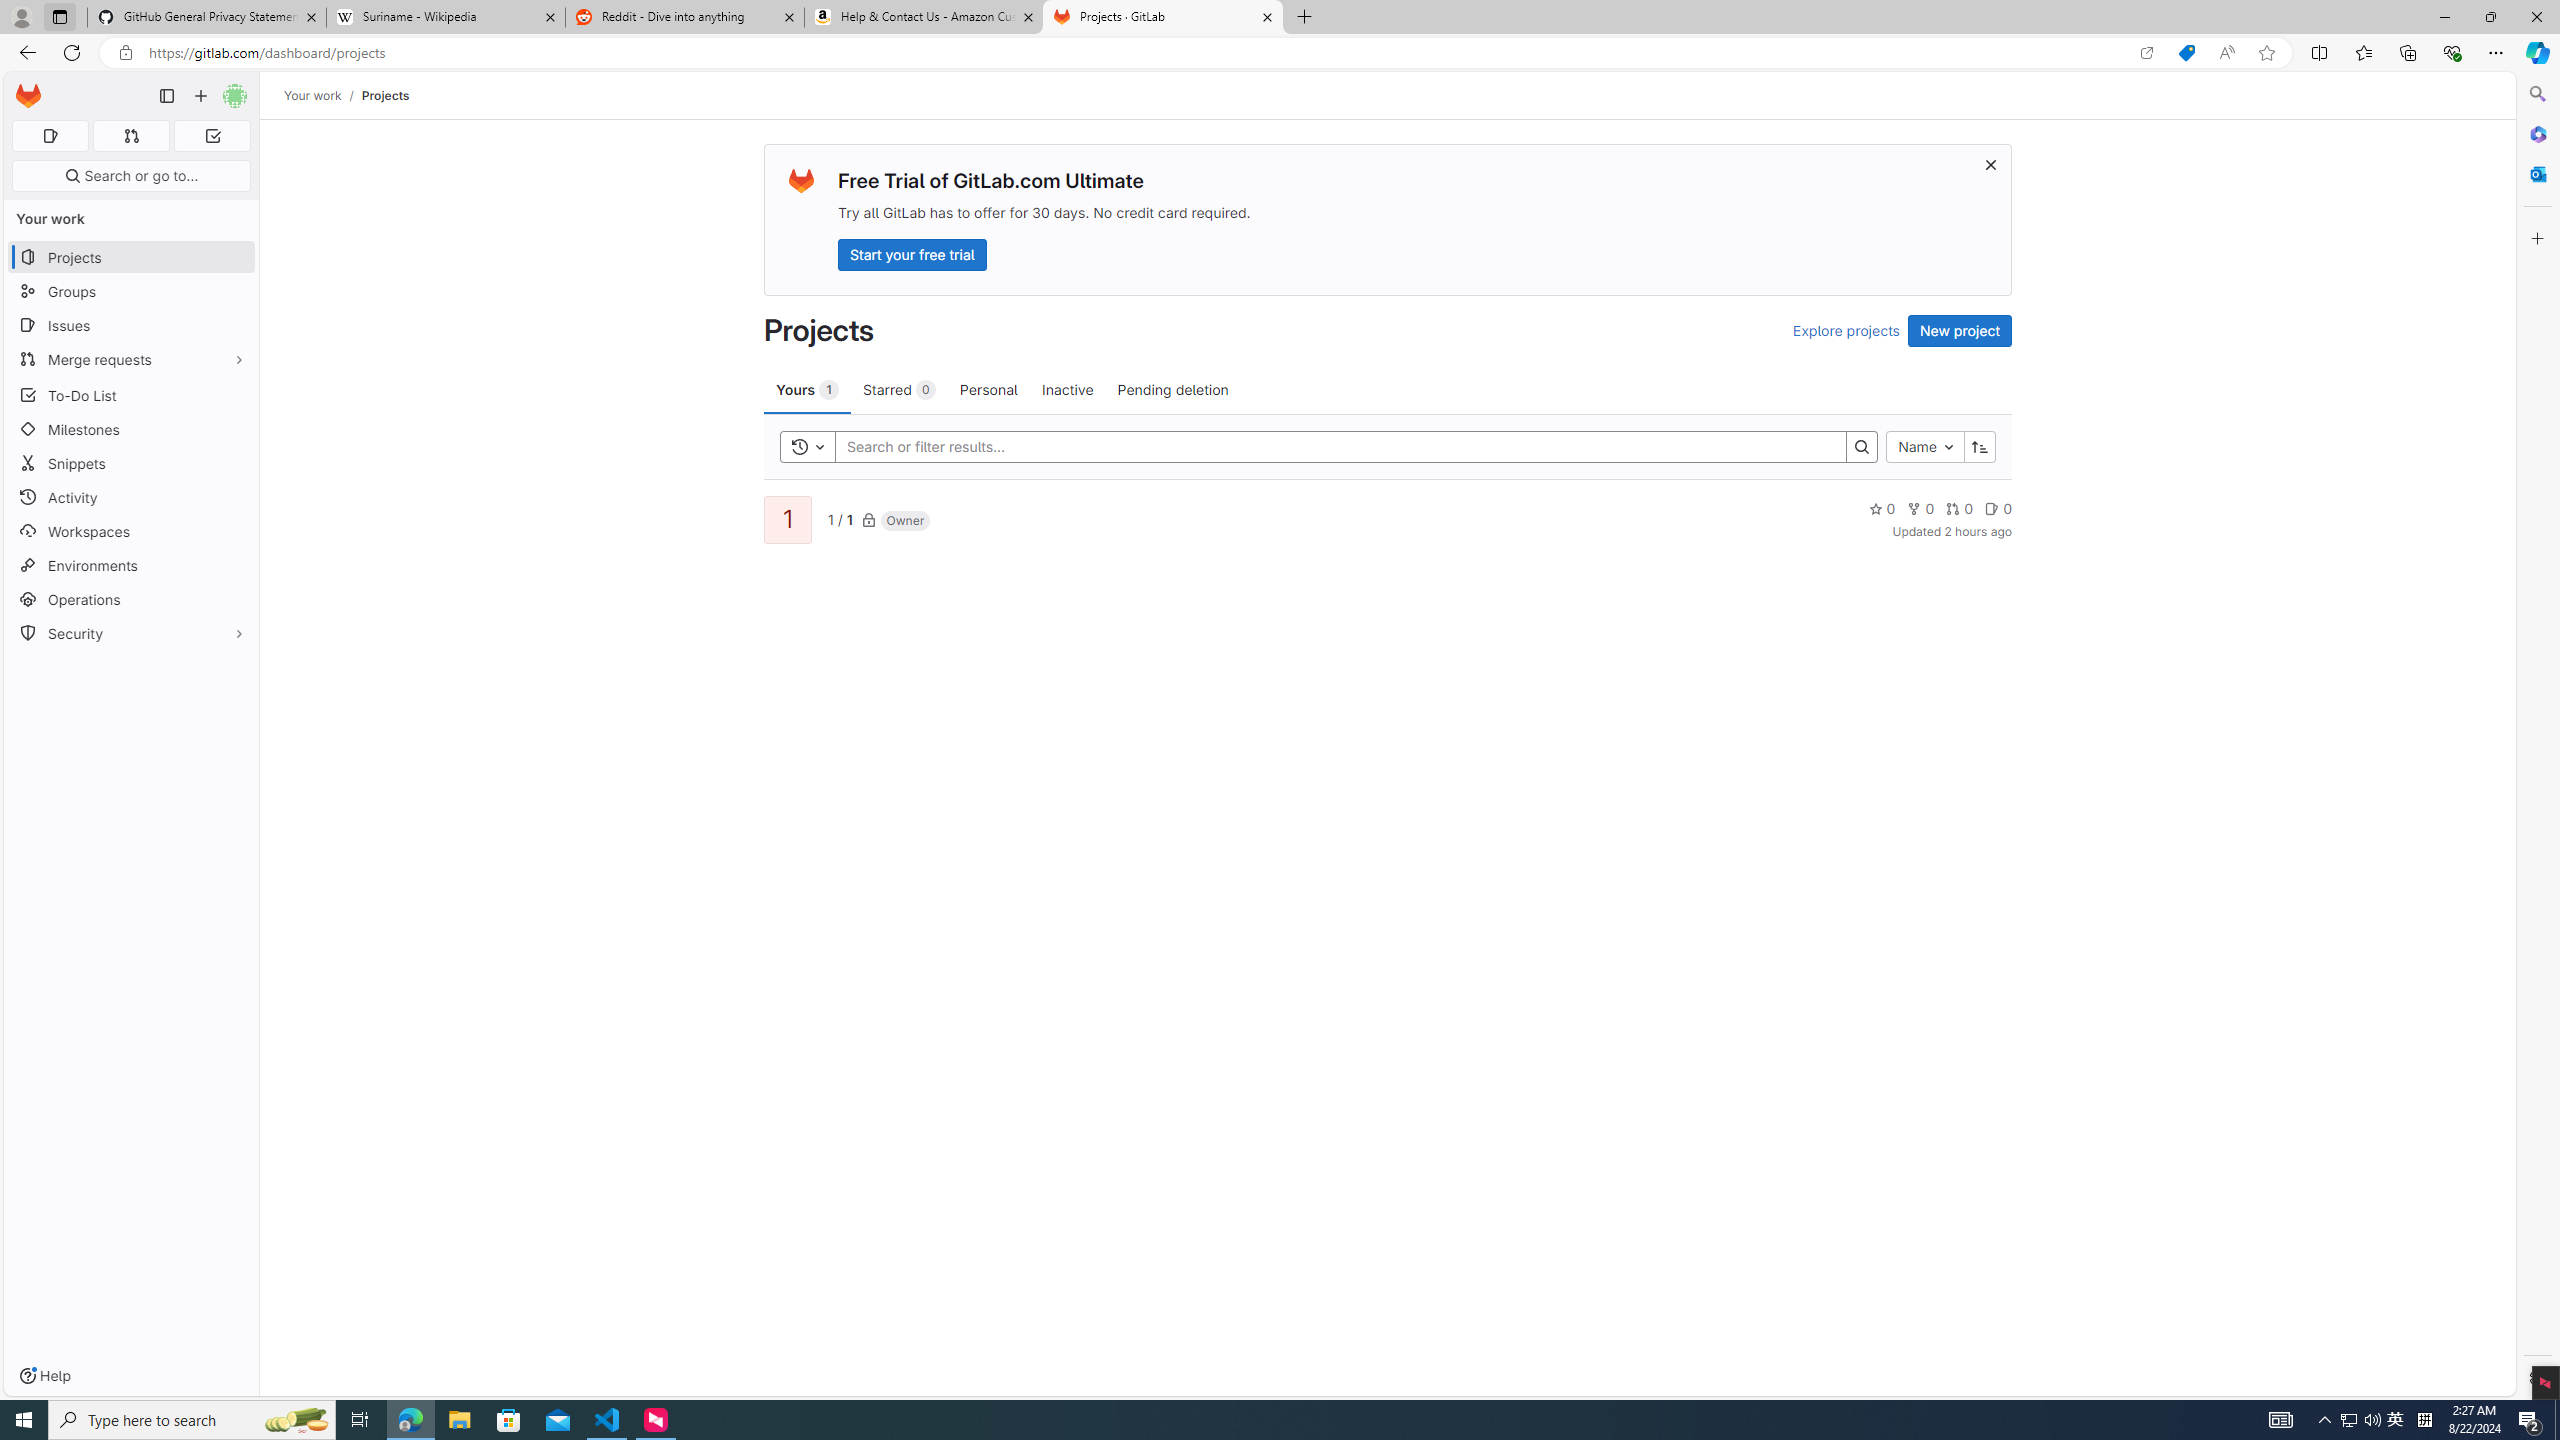 Image resolution: width=2560 pixels, height=1440 pixels. Describe the element at coordinates (839, 518) in the screenshot. I see `'1 / 1'` at that location.